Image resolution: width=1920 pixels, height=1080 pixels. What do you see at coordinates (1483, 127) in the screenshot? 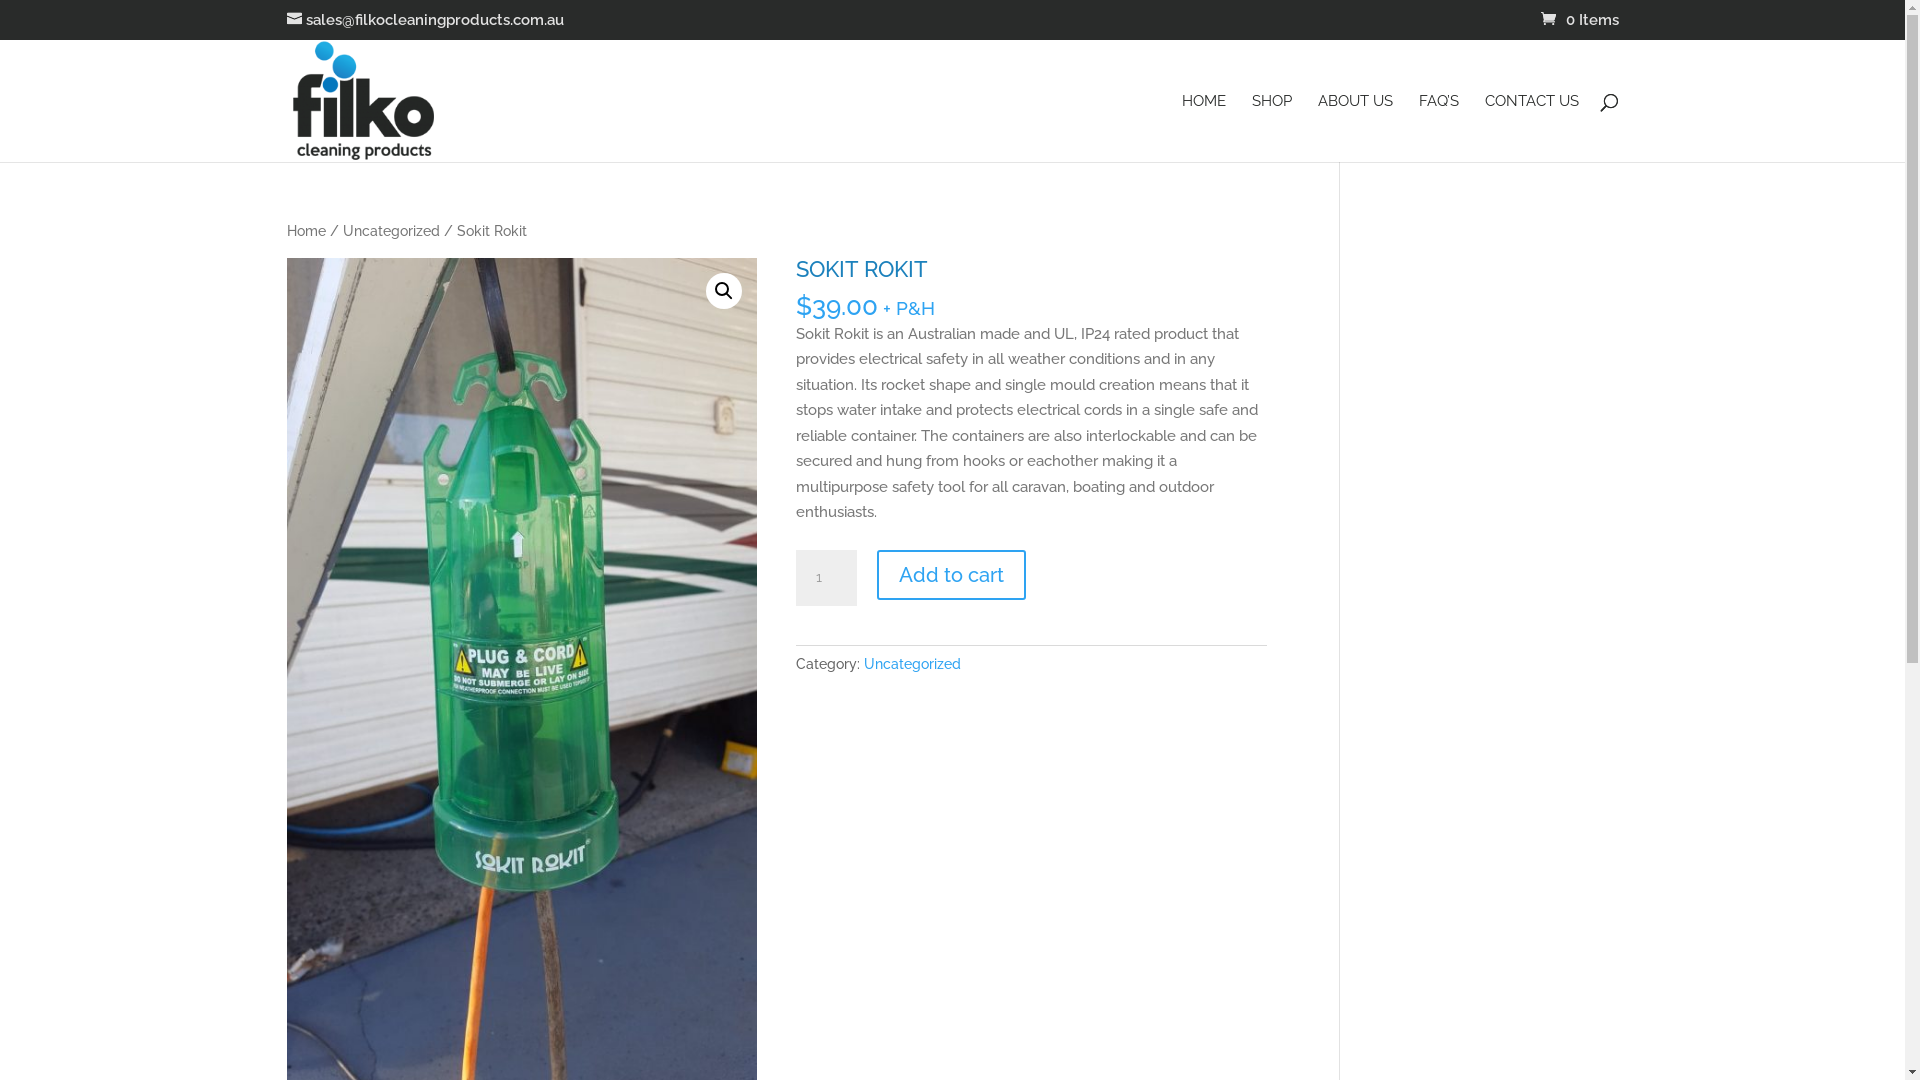
I see `'CONTACT US'` at bounding box center [1483, 127].